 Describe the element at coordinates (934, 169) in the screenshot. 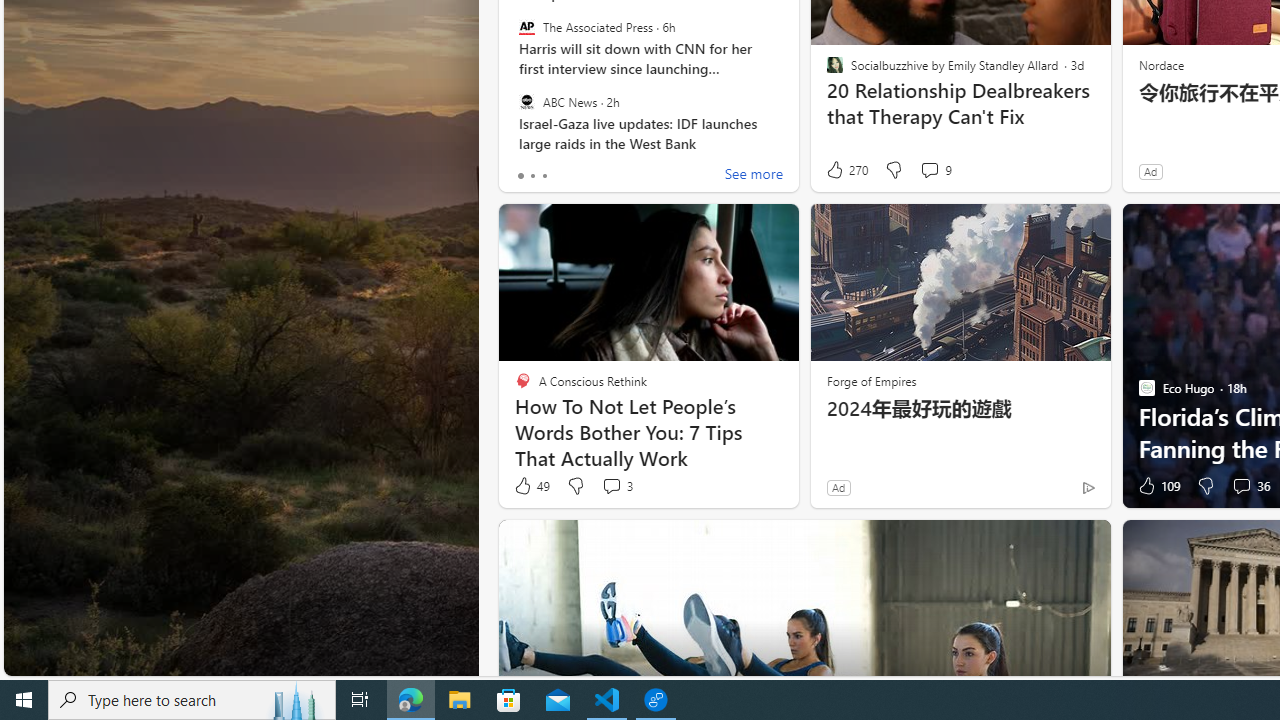

I see `'View comments 9 Comment'` at that location.